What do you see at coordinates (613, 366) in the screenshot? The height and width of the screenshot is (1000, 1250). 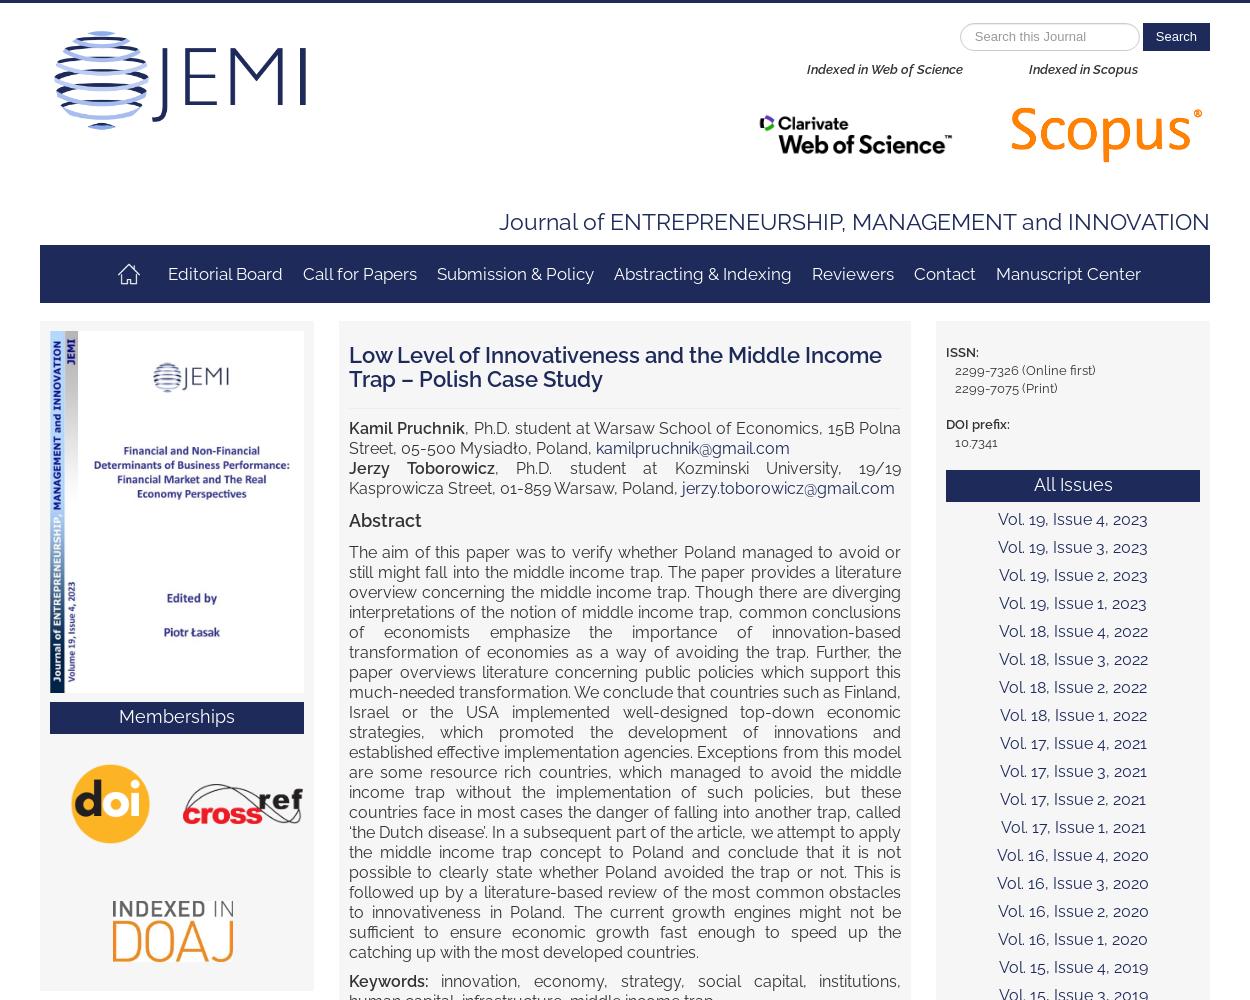 I see `'Low Level of Innovativeness and the Middle Income Trap – Polish Case Study'` at bounding box center [613, 366].